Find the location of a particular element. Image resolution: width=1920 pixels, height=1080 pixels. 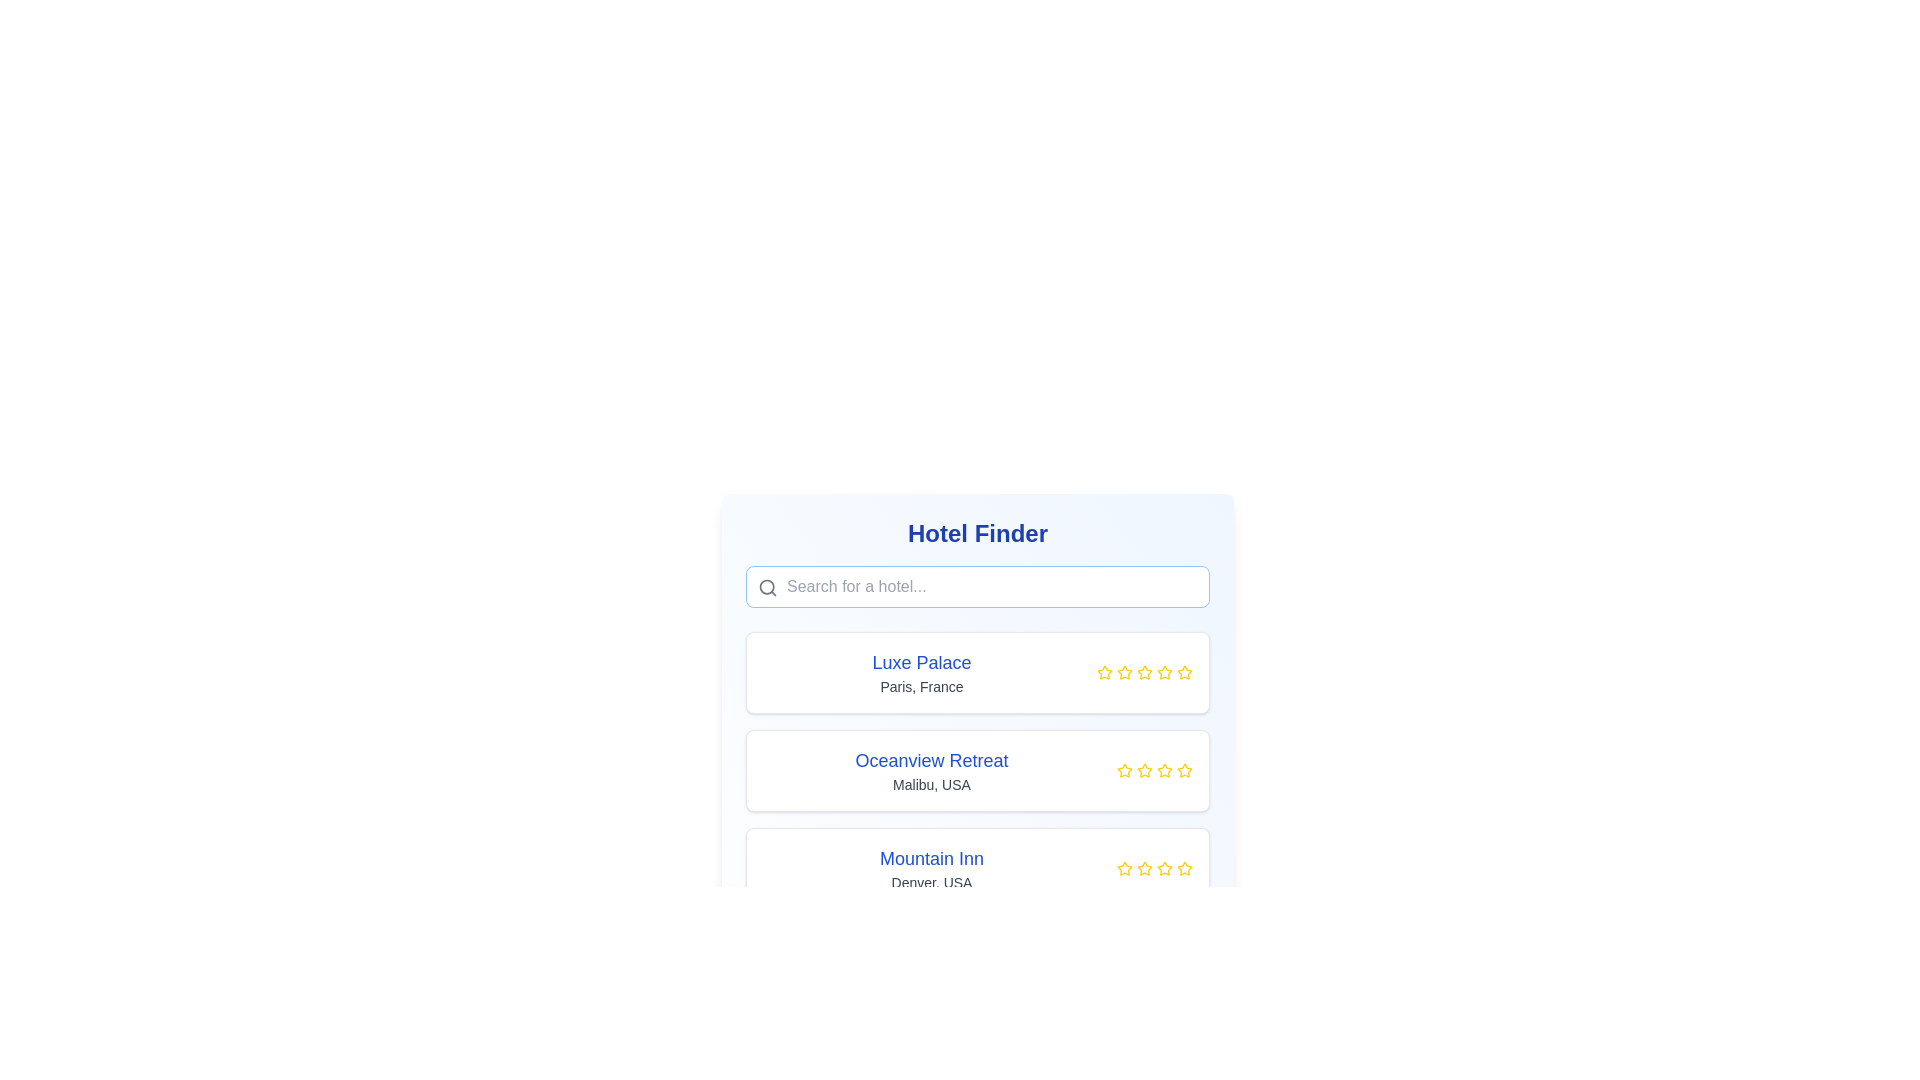

the third star in the rating section of the Luxe Palace item to adjust the rating is located at coordinates (1145, 672).